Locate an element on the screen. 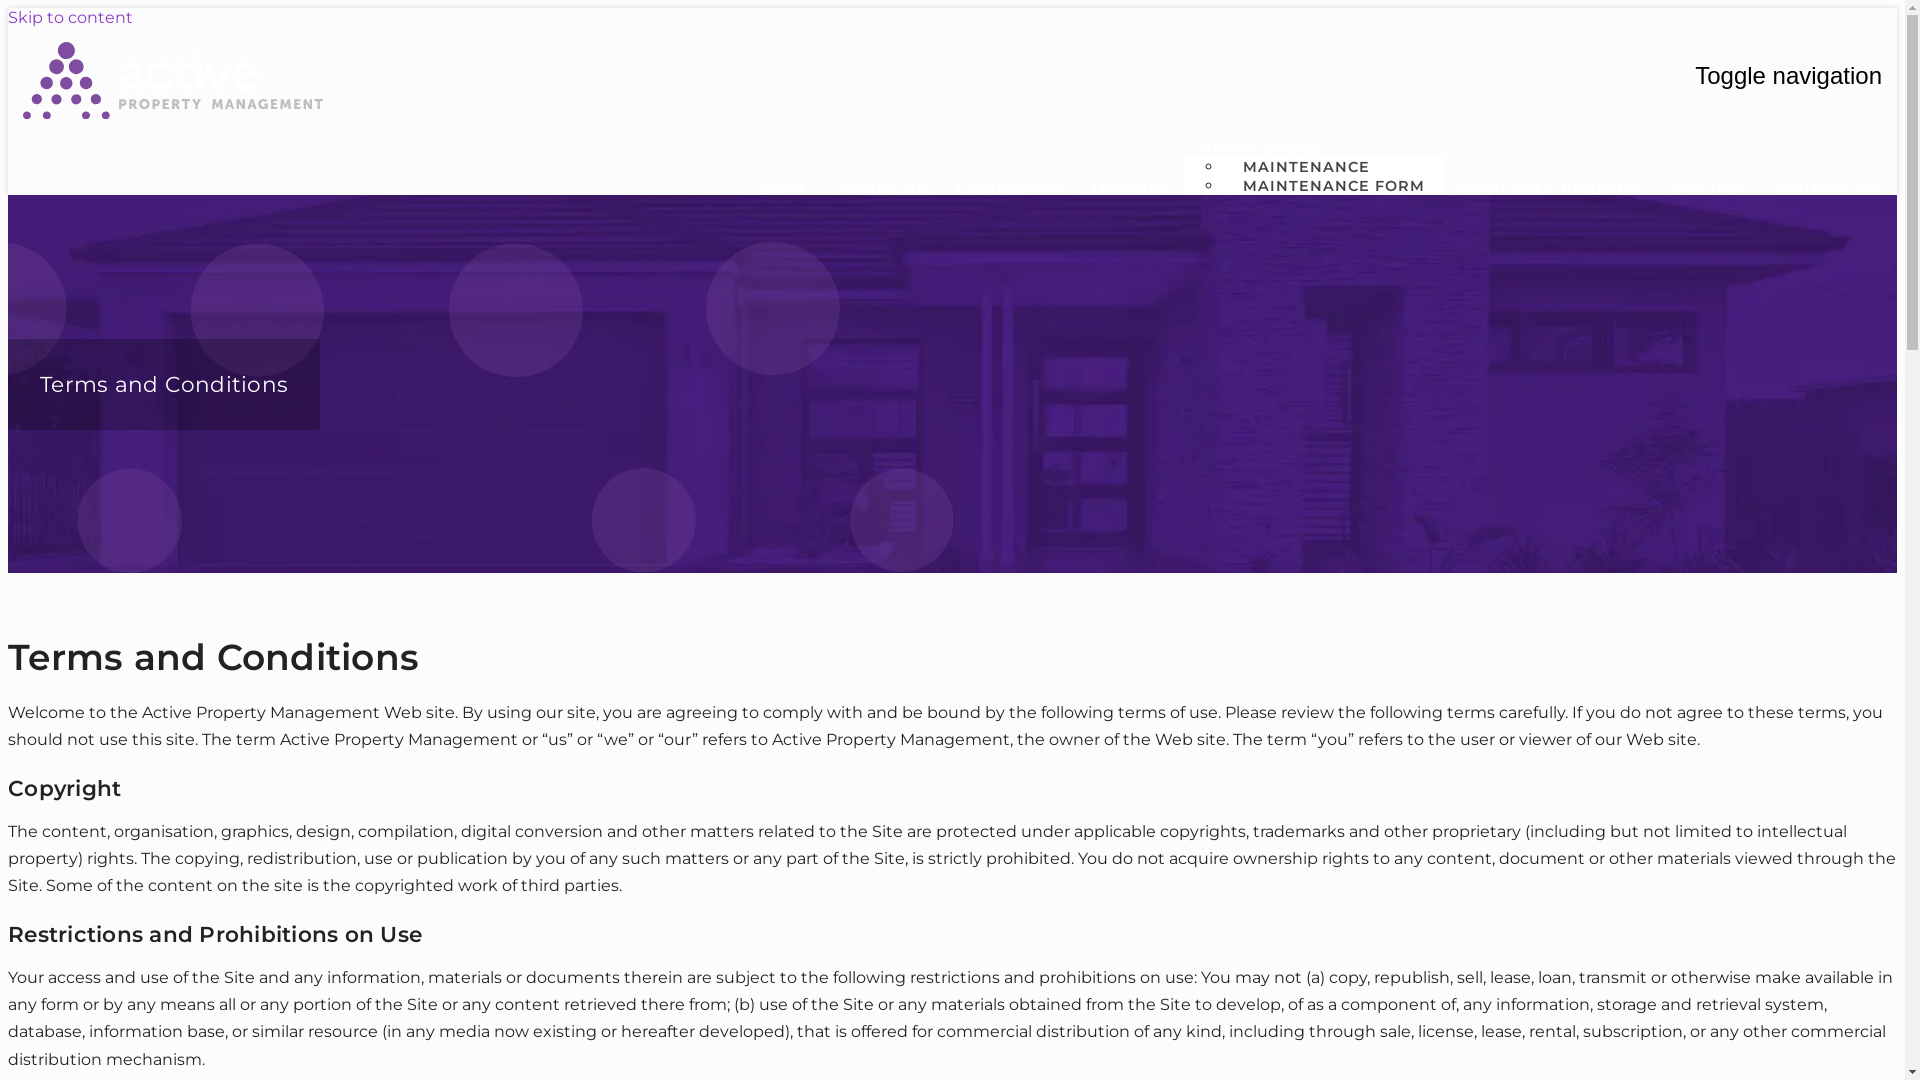 This screenshot has width=1920, height=1080. 'MAINTENANCE FORM' is located at coordinates (1334, 185).